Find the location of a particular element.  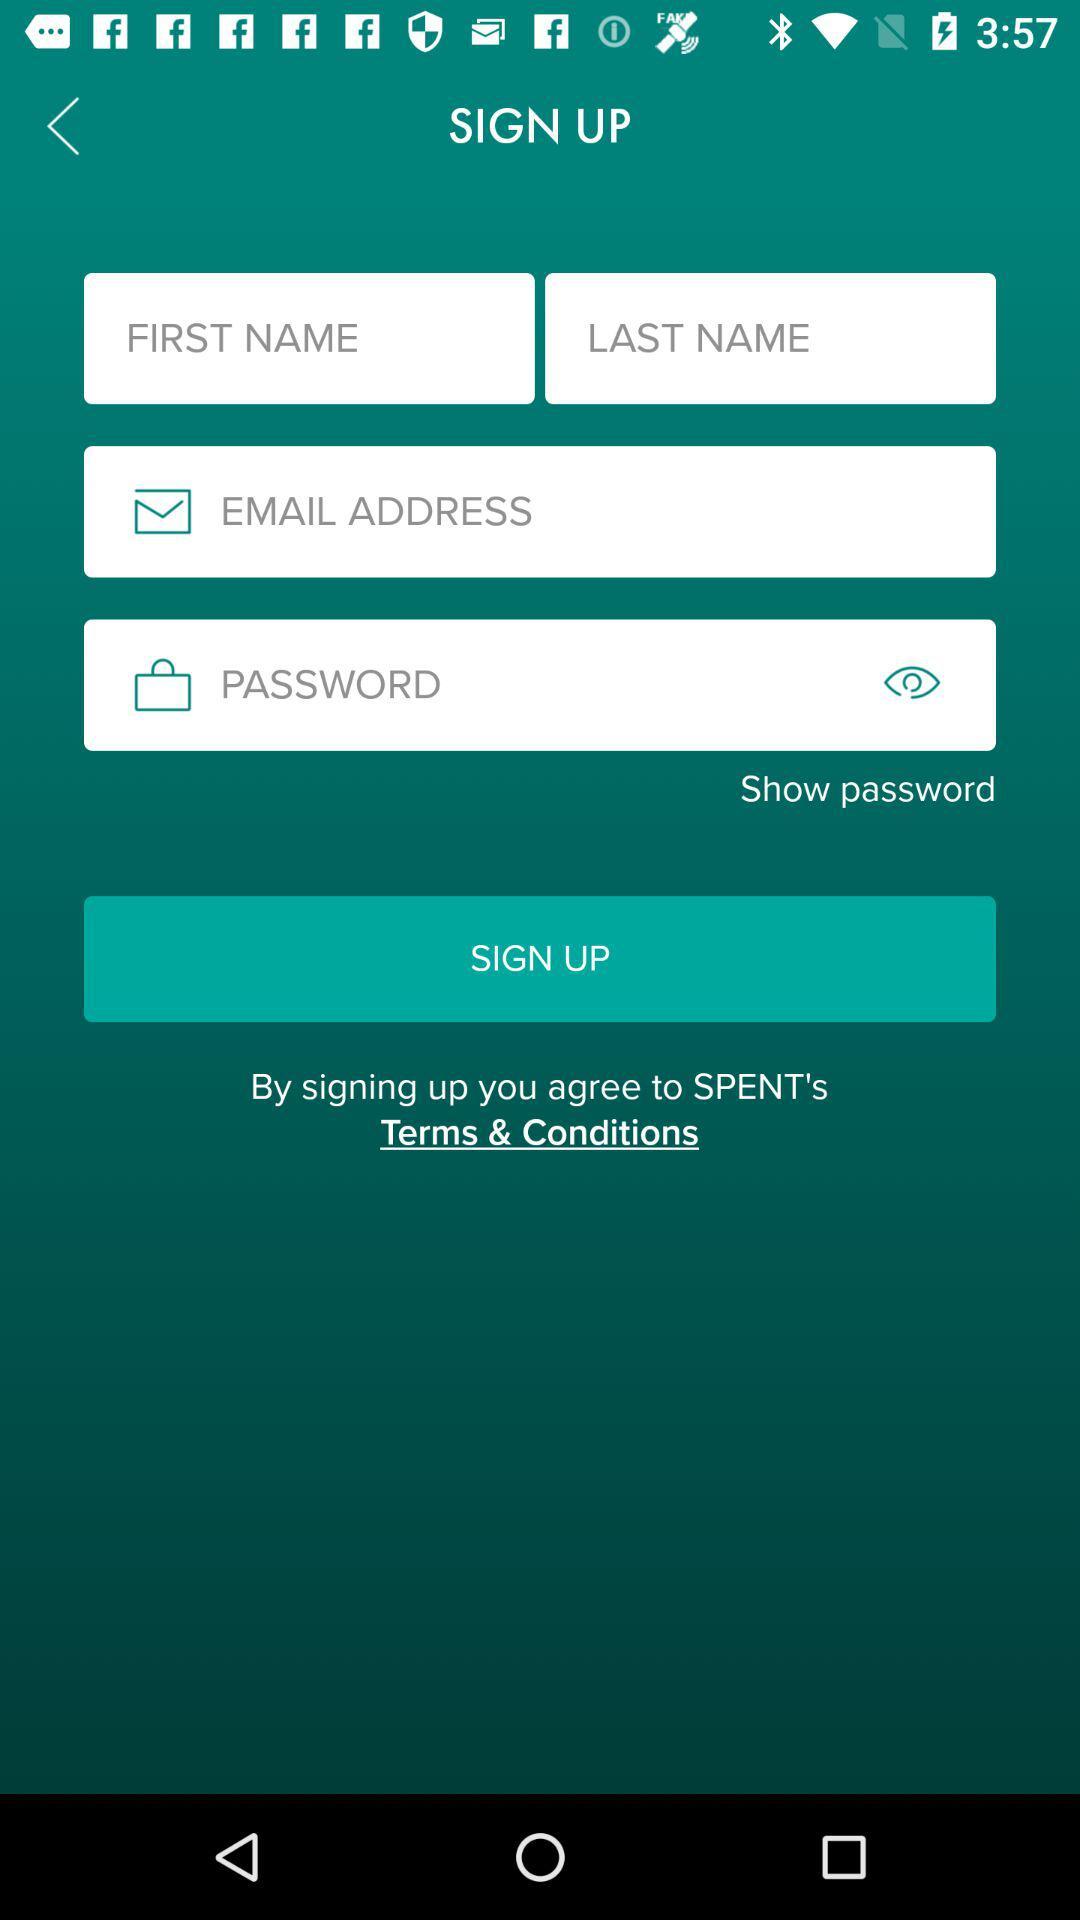

email address is located at coordinates (540, 511).